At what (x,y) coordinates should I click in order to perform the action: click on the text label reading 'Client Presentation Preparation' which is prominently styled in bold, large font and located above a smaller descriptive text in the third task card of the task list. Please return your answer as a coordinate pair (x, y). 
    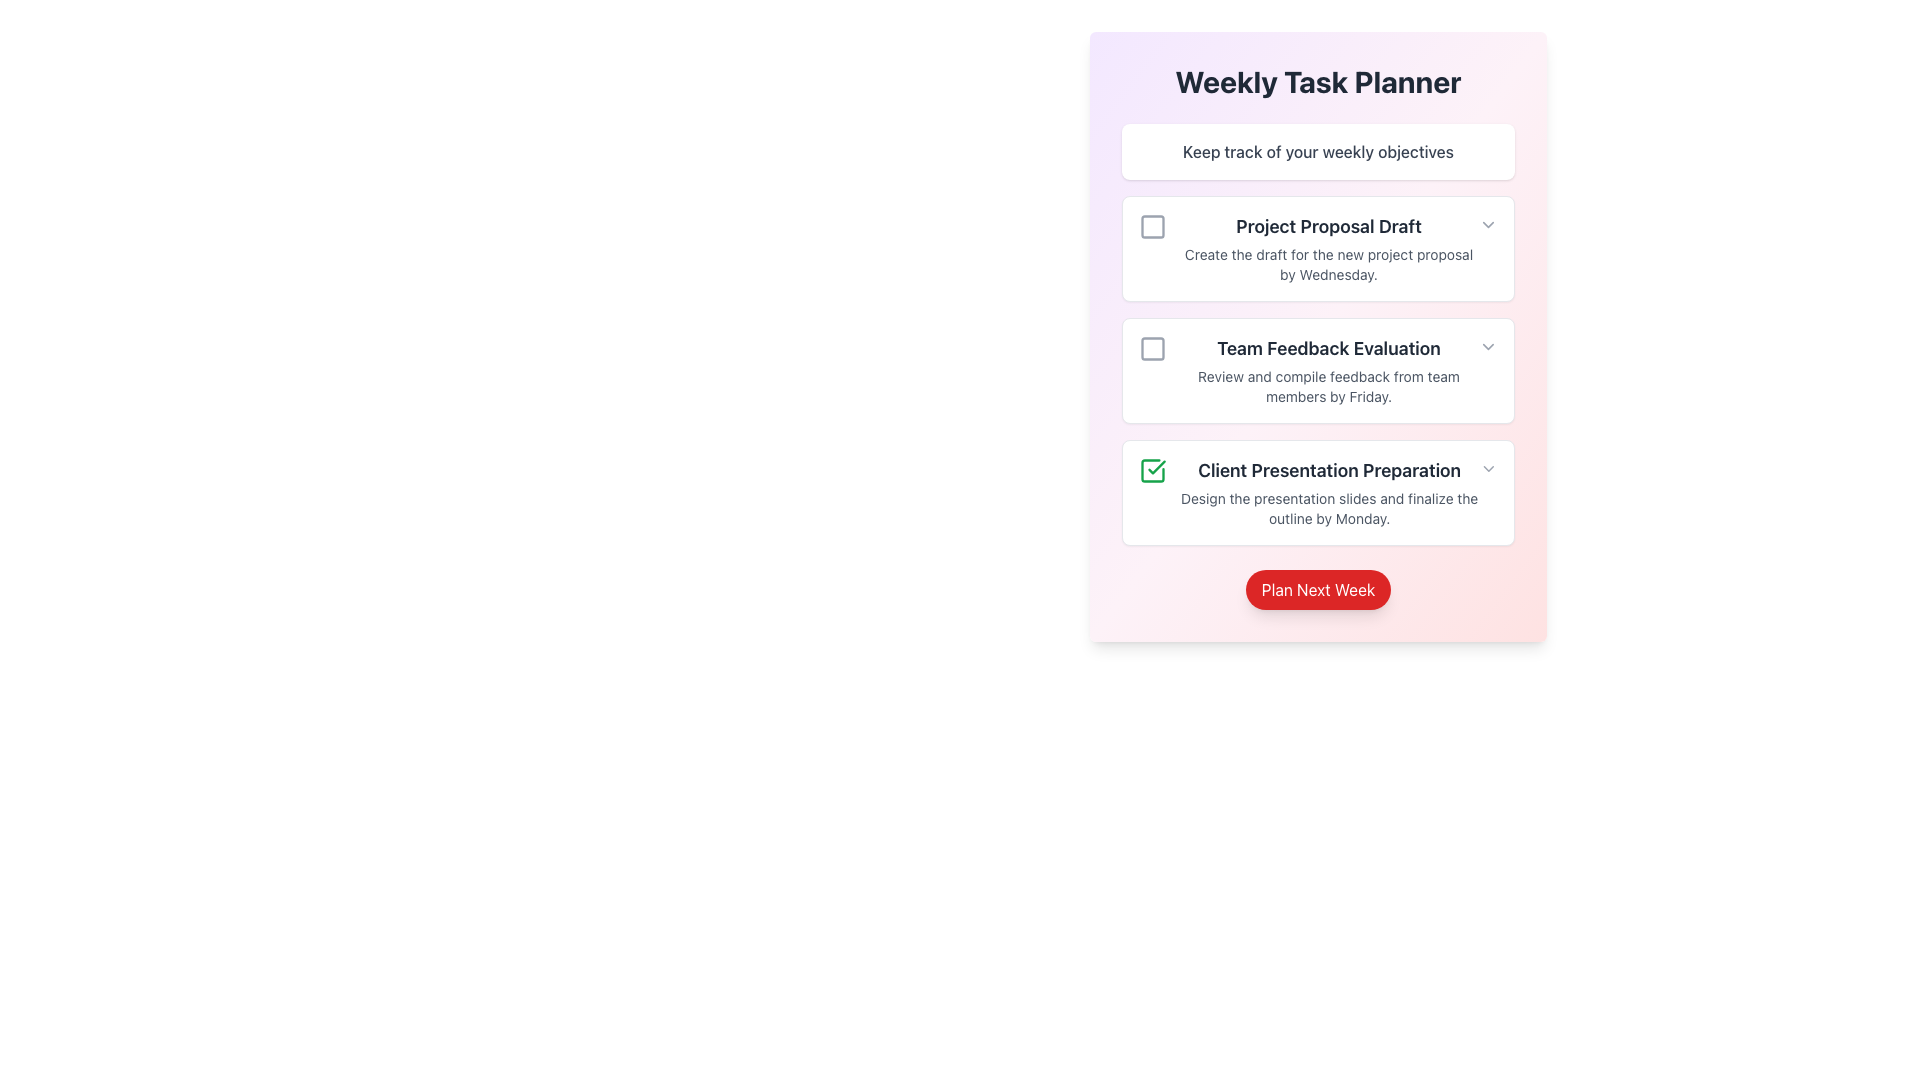
    Looking at the image, I should click on (1329, 470).